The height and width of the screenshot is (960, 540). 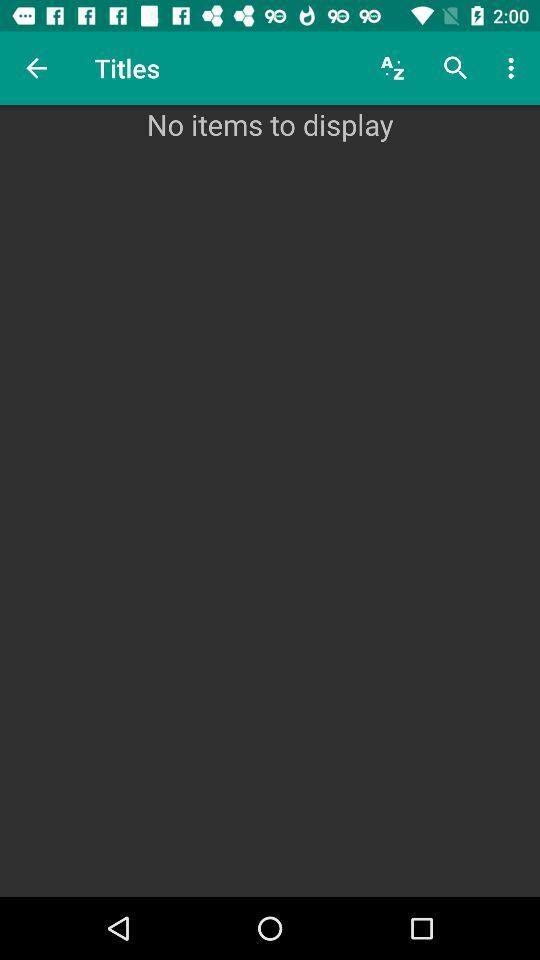 What do you see at coordinates (393, 68) in the screenshot?
I see `the icon above no items to item` at bounding box center [393, 68].